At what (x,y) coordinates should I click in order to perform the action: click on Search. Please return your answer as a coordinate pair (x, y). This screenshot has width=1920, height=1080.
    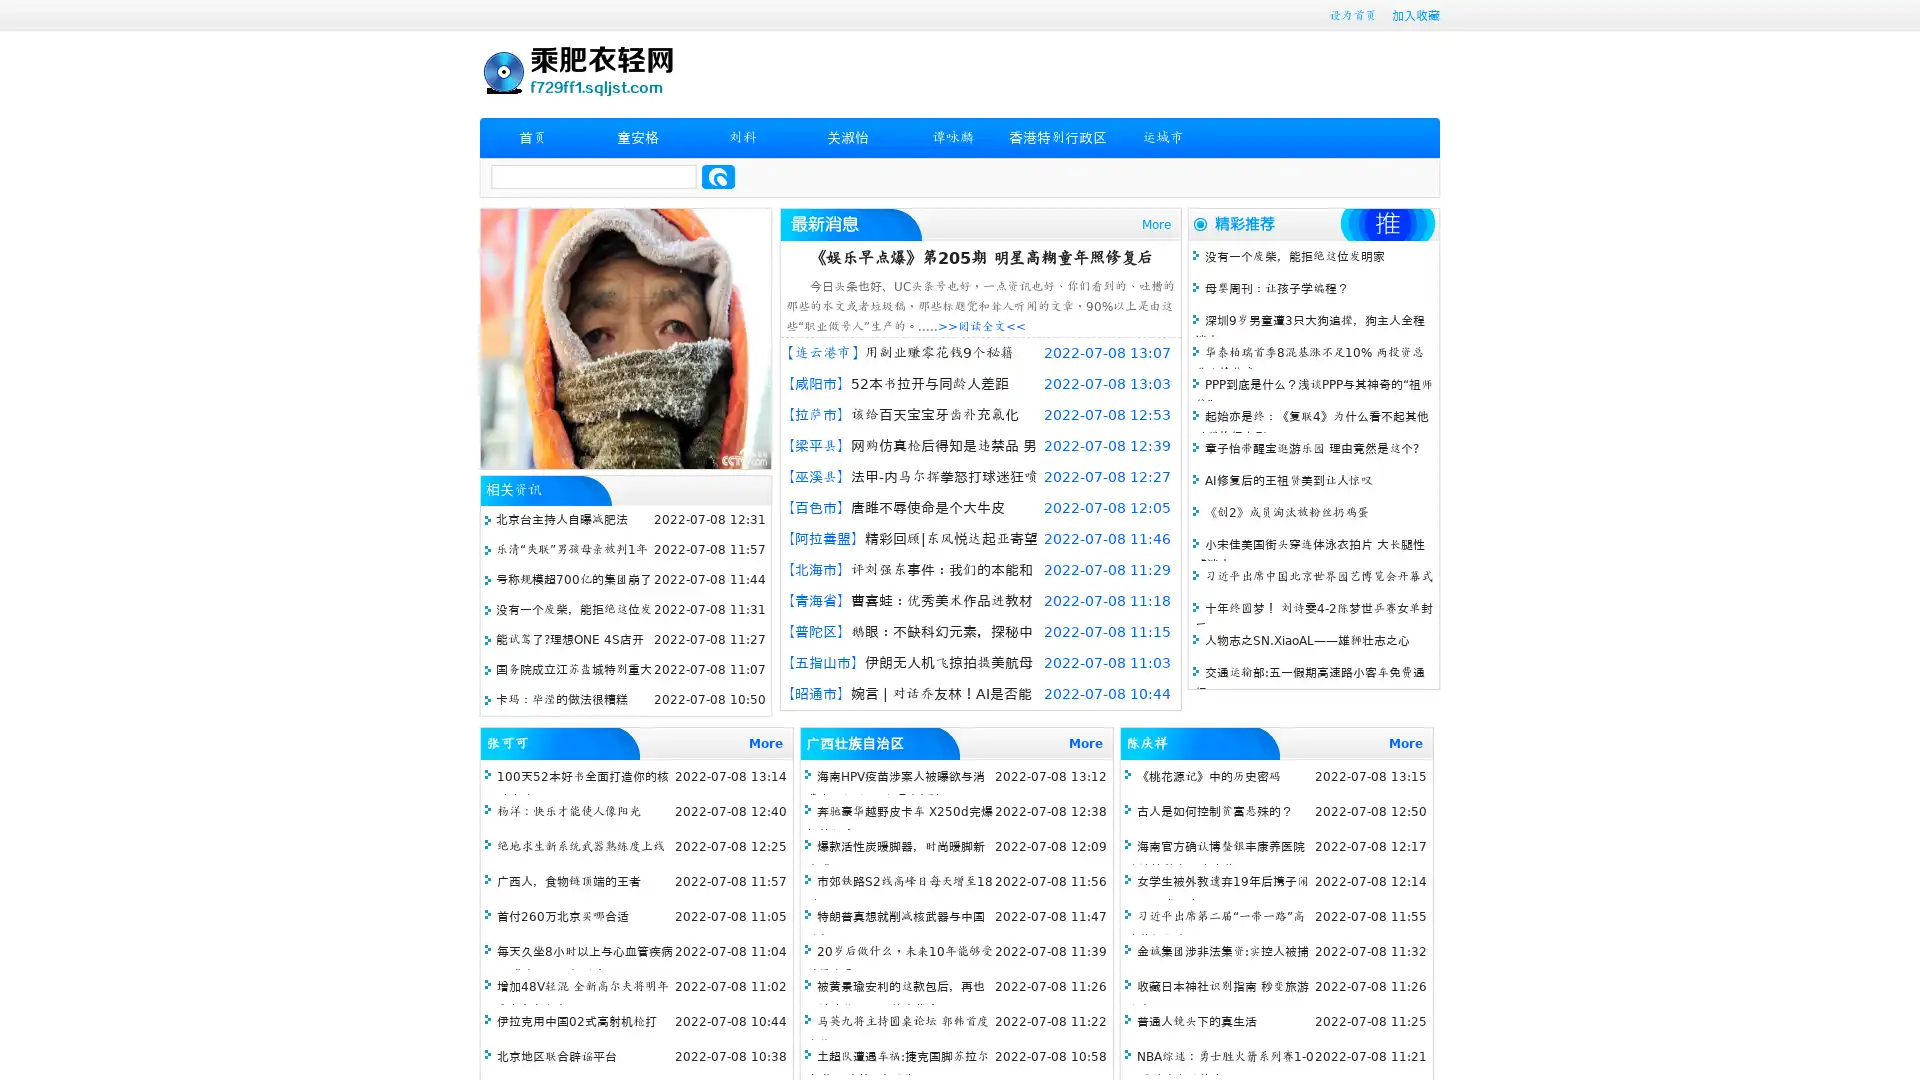
    Looking at the image, I should click on (718, 176).